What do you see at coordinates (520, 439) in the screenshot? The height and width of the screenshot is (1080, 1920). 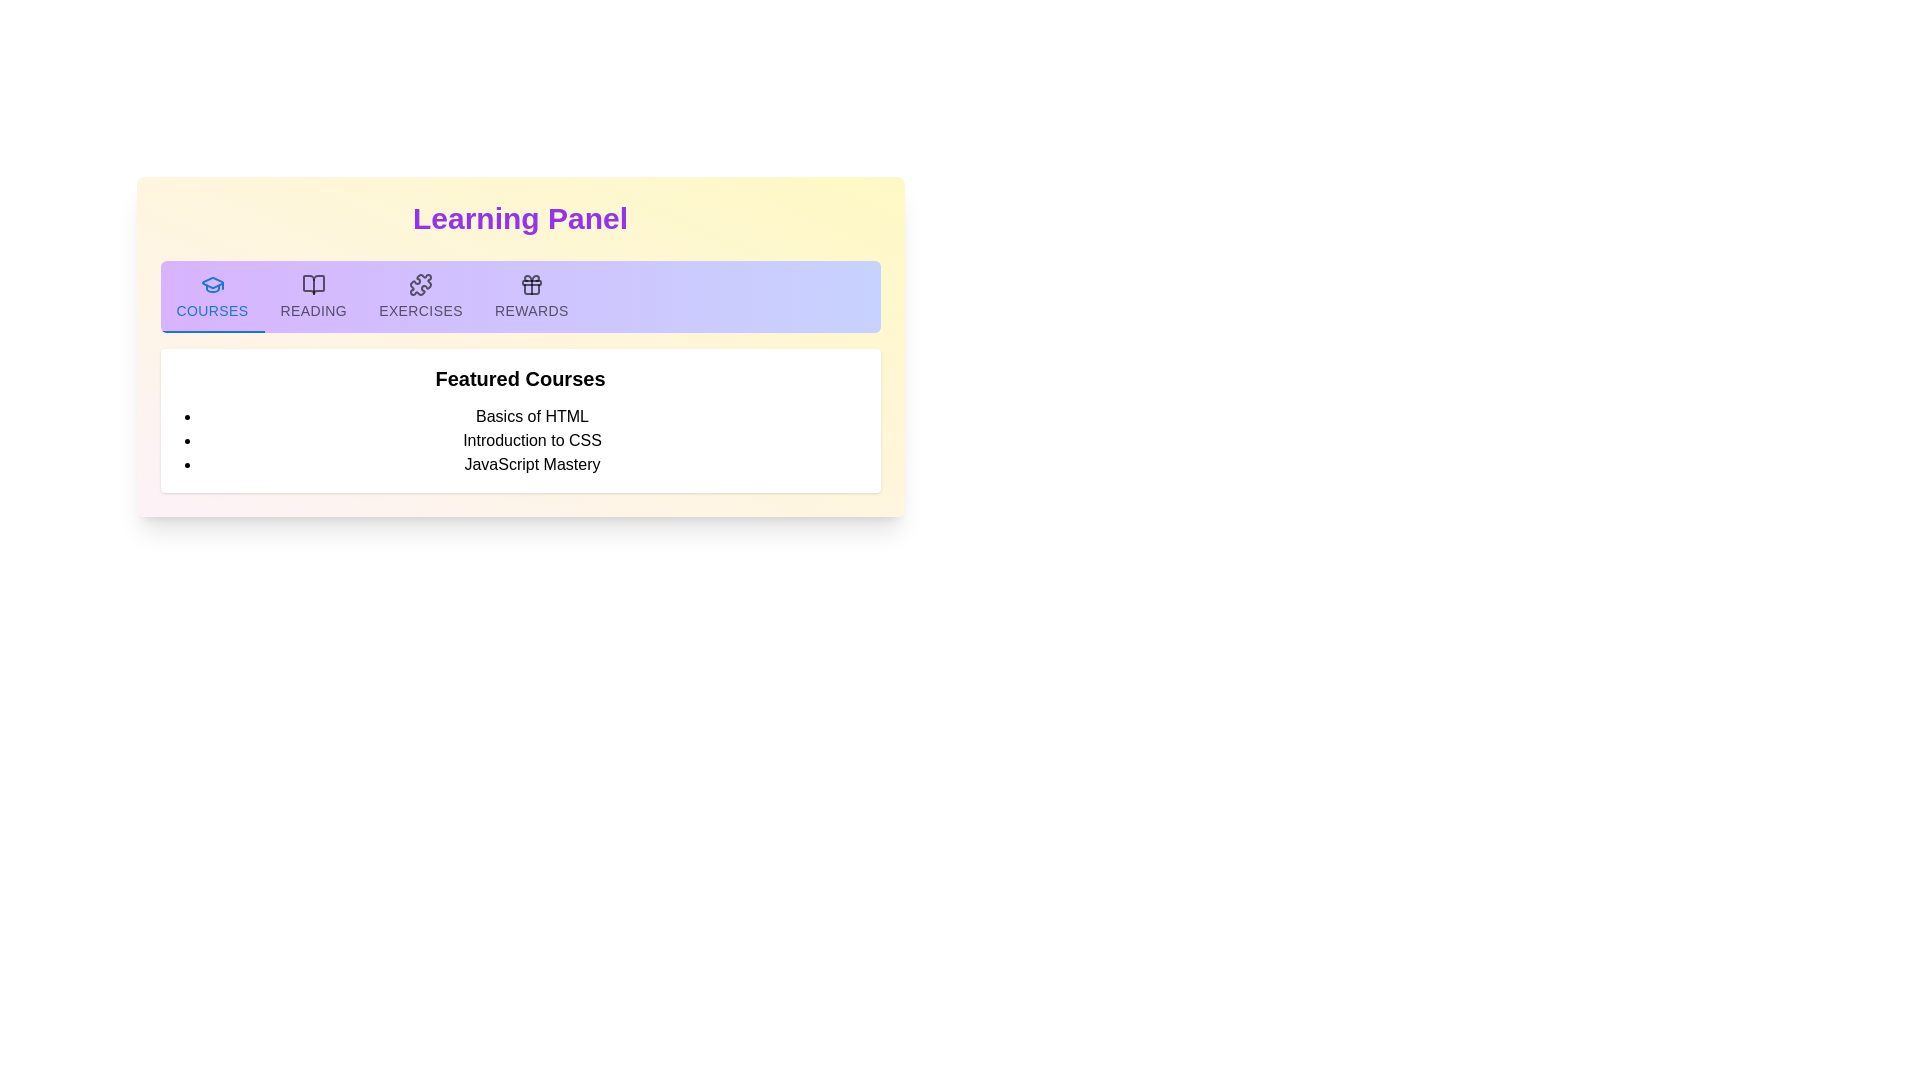 I see `the unordered list containing the items 'Basics of HTML,' 'Introduction to CSS,' and 'JavaScript Mastery'` at bounding box center [520, 439].